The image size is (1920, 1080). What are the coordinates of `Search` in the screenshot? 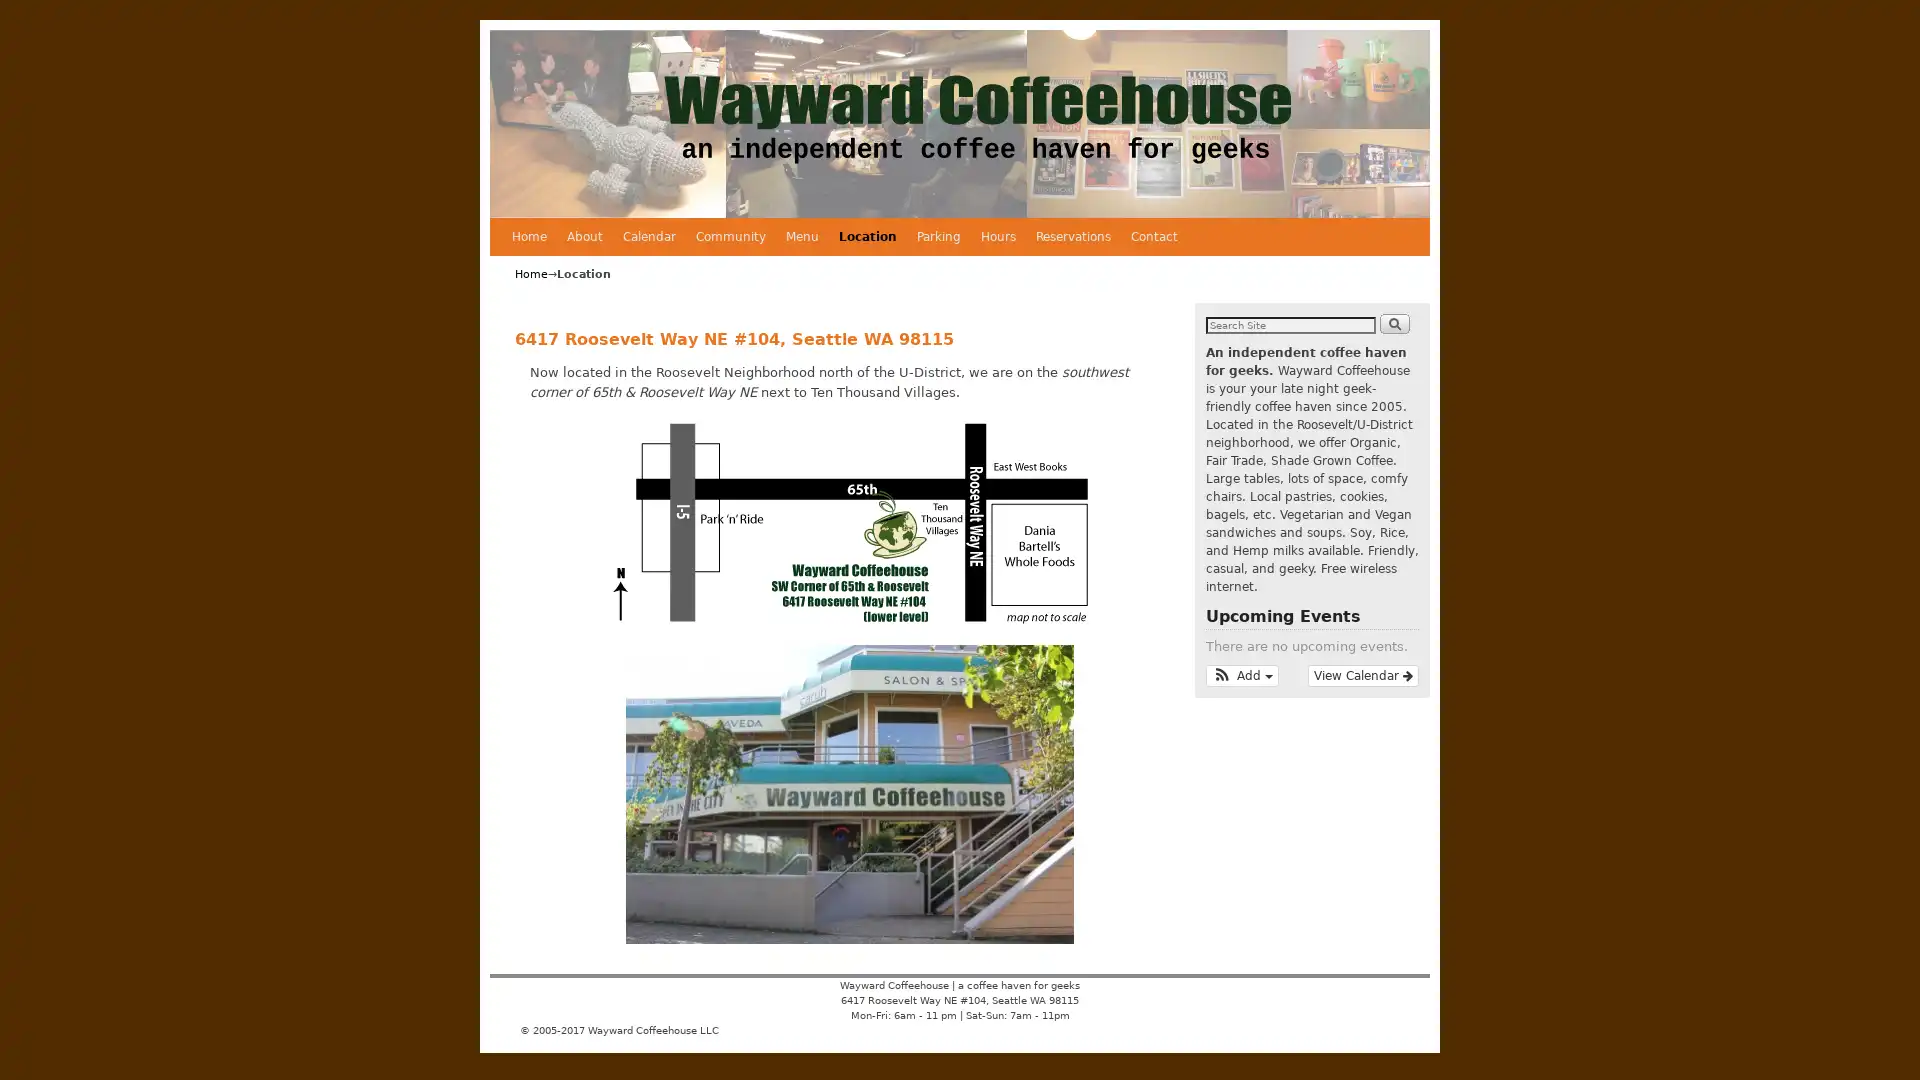 It's located at (1394, 322).